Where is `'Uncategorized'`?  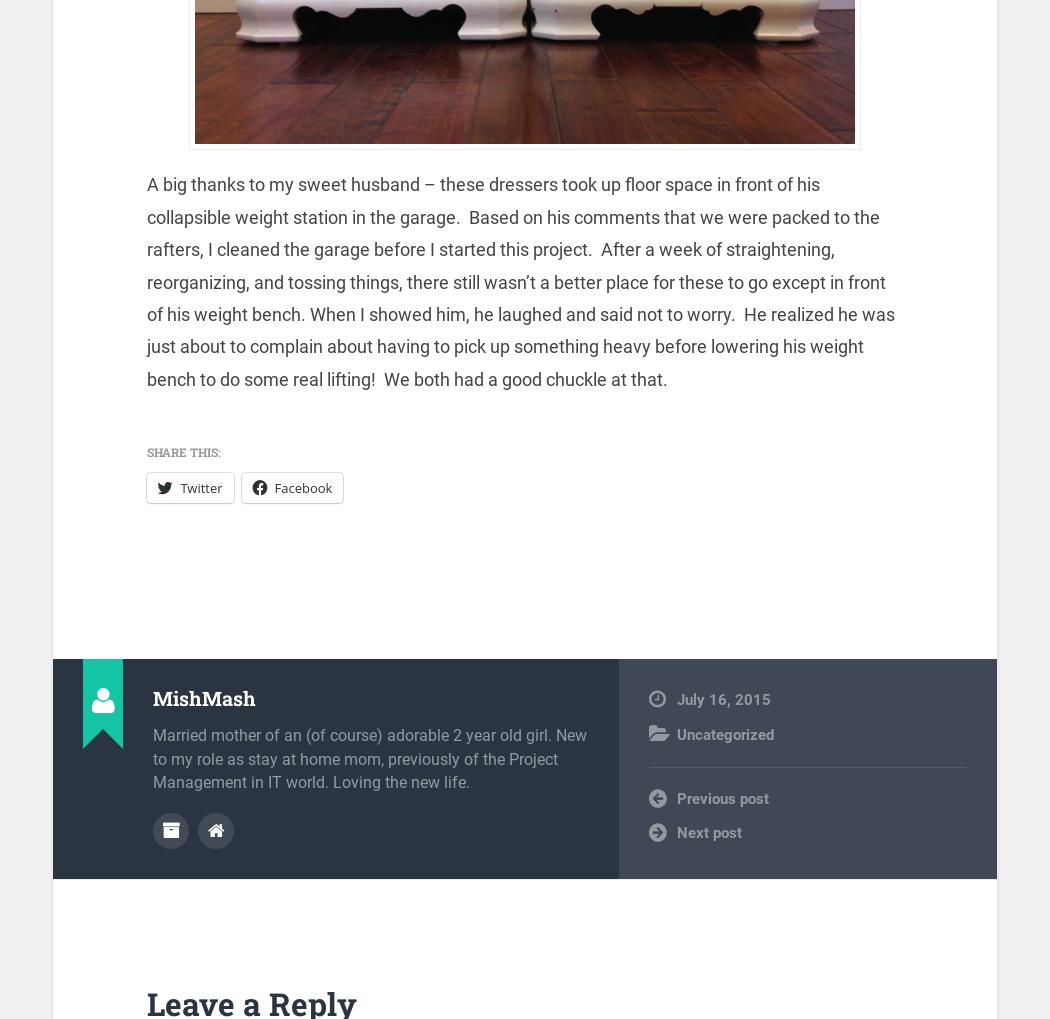 'Uncategorized' is located at coordinates (724, 733).